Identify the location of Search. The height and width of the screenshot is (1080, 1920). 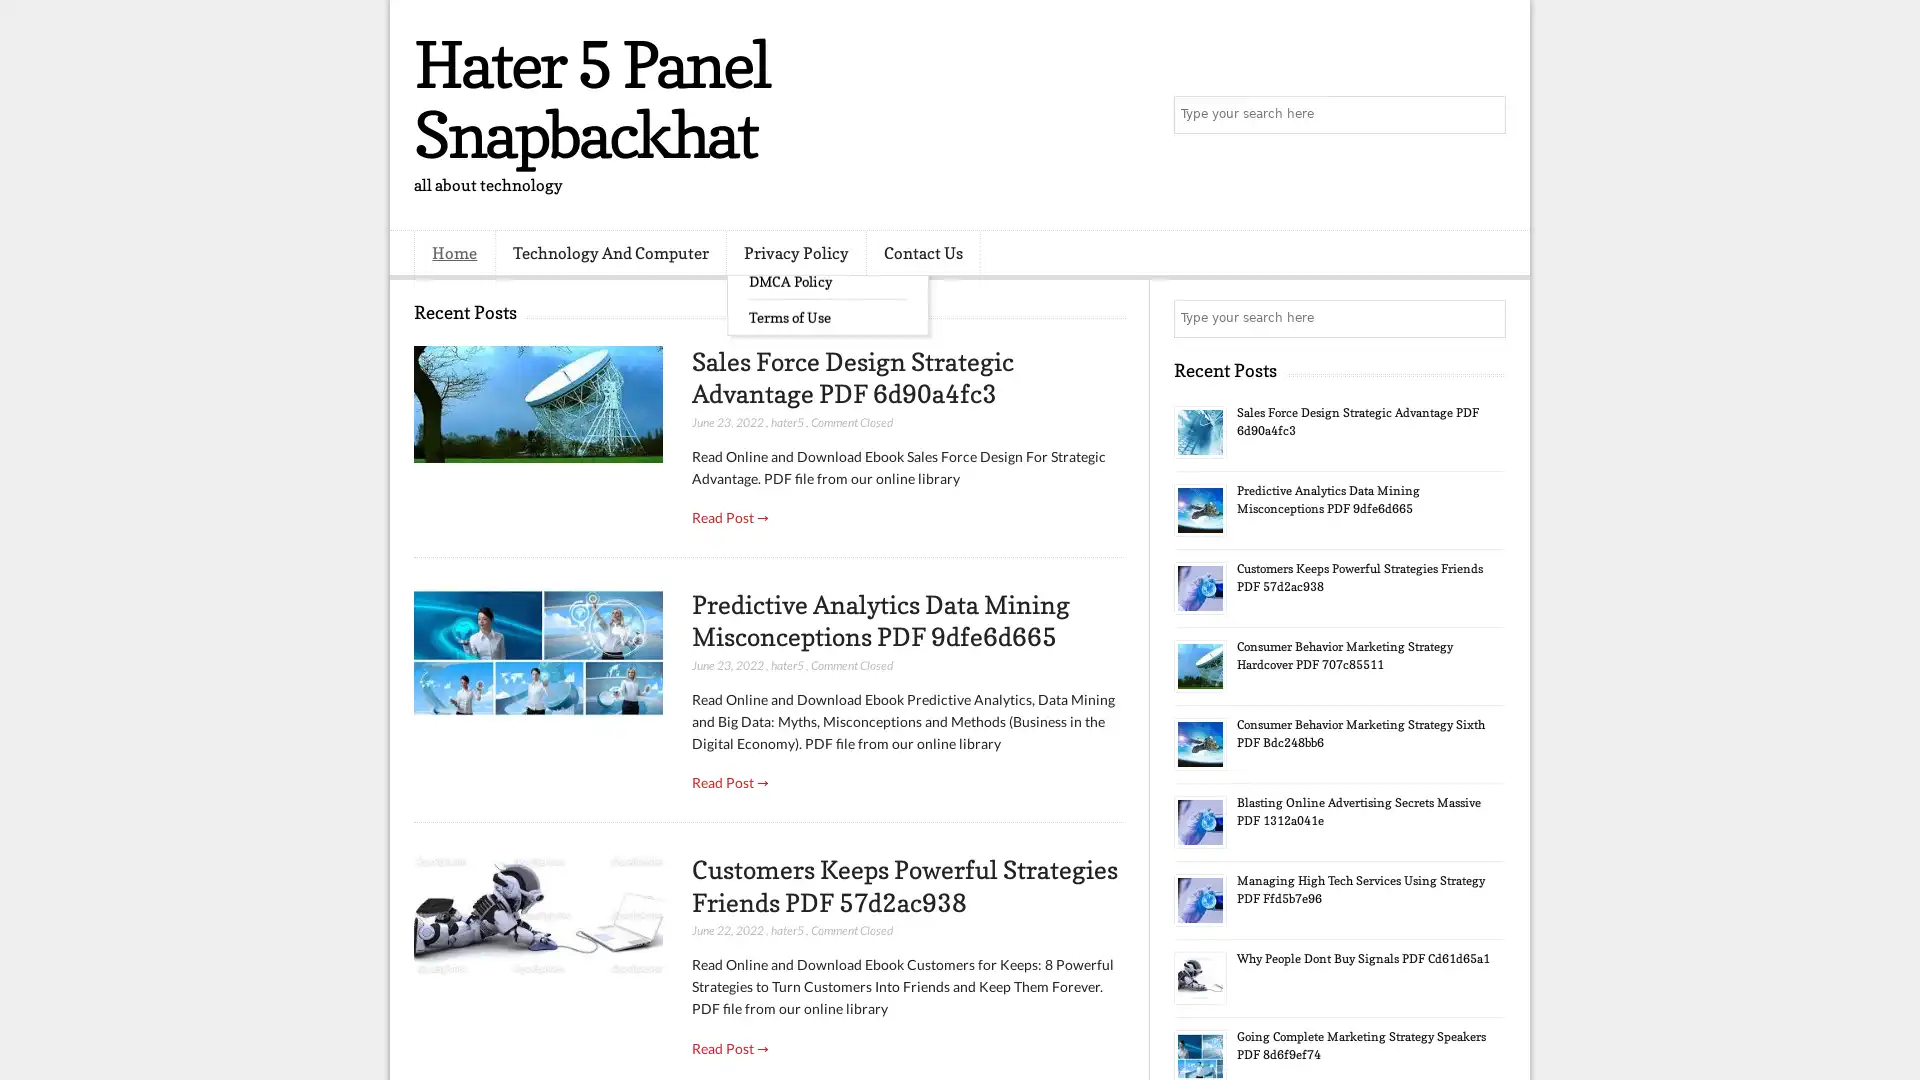
(1485, 115).